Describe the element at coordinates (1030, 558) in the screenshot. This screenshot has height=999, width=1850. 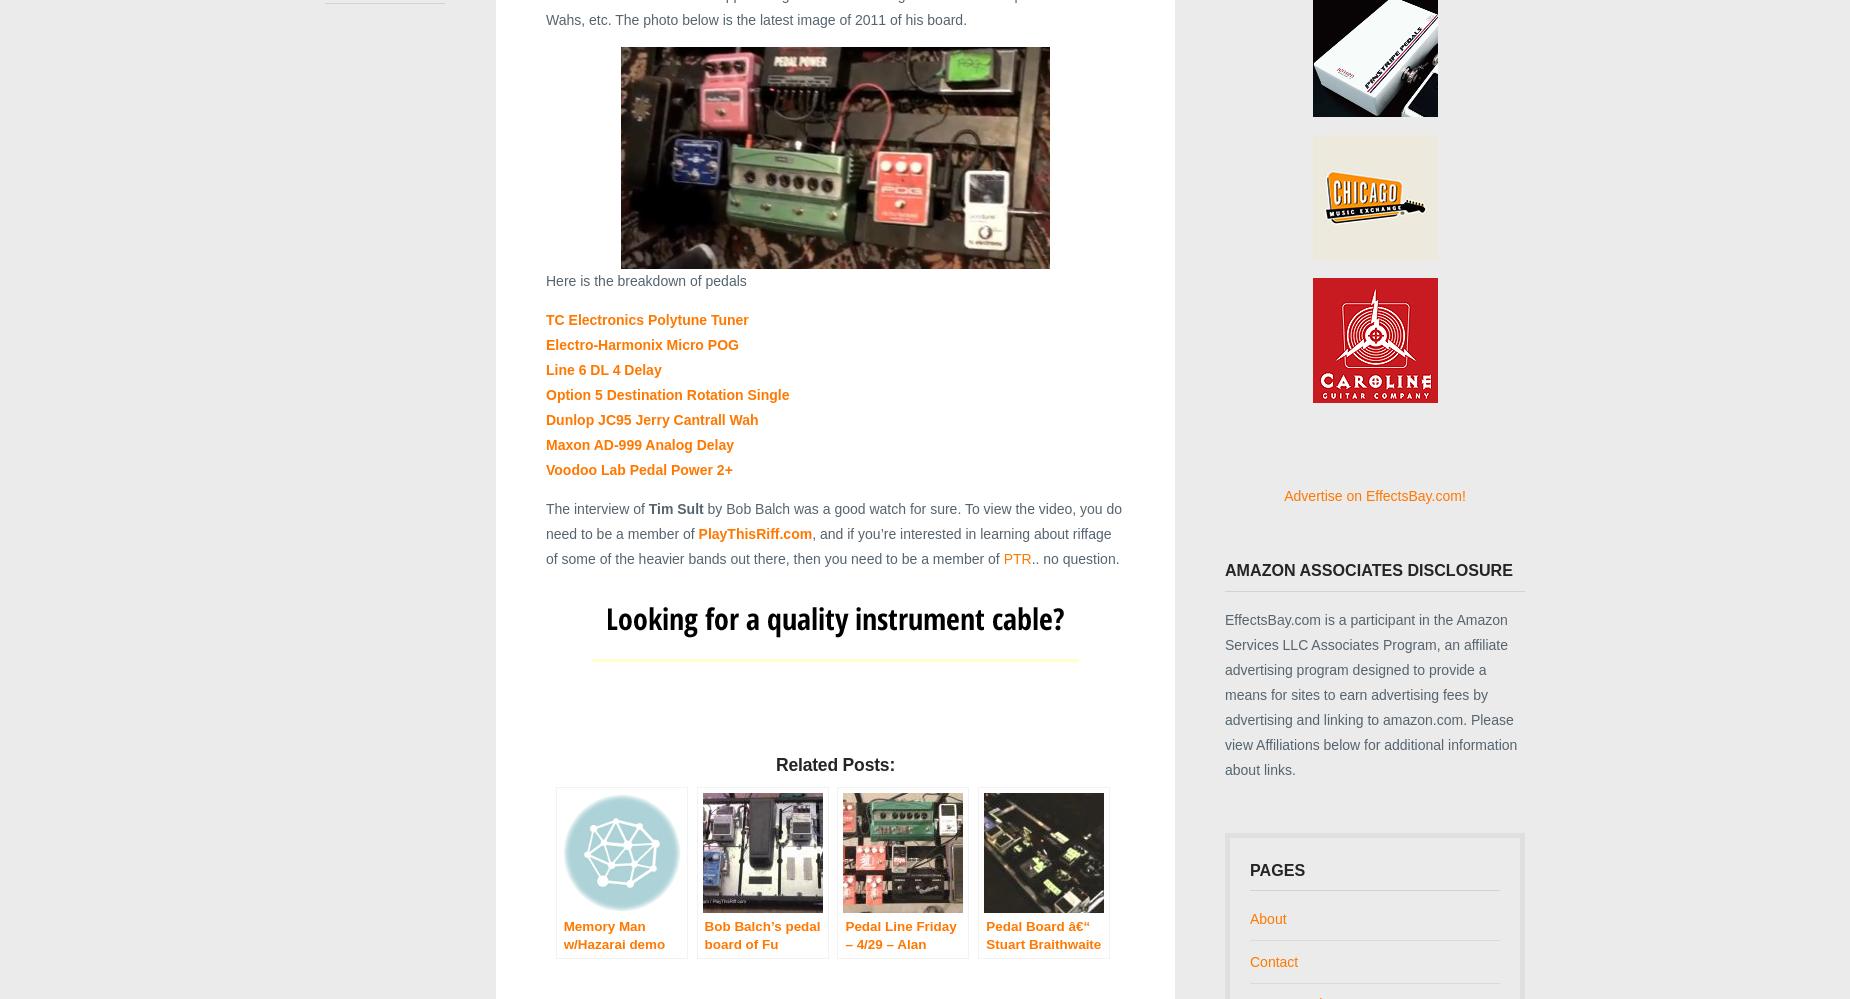
I see `'.. no question.'` at that location.